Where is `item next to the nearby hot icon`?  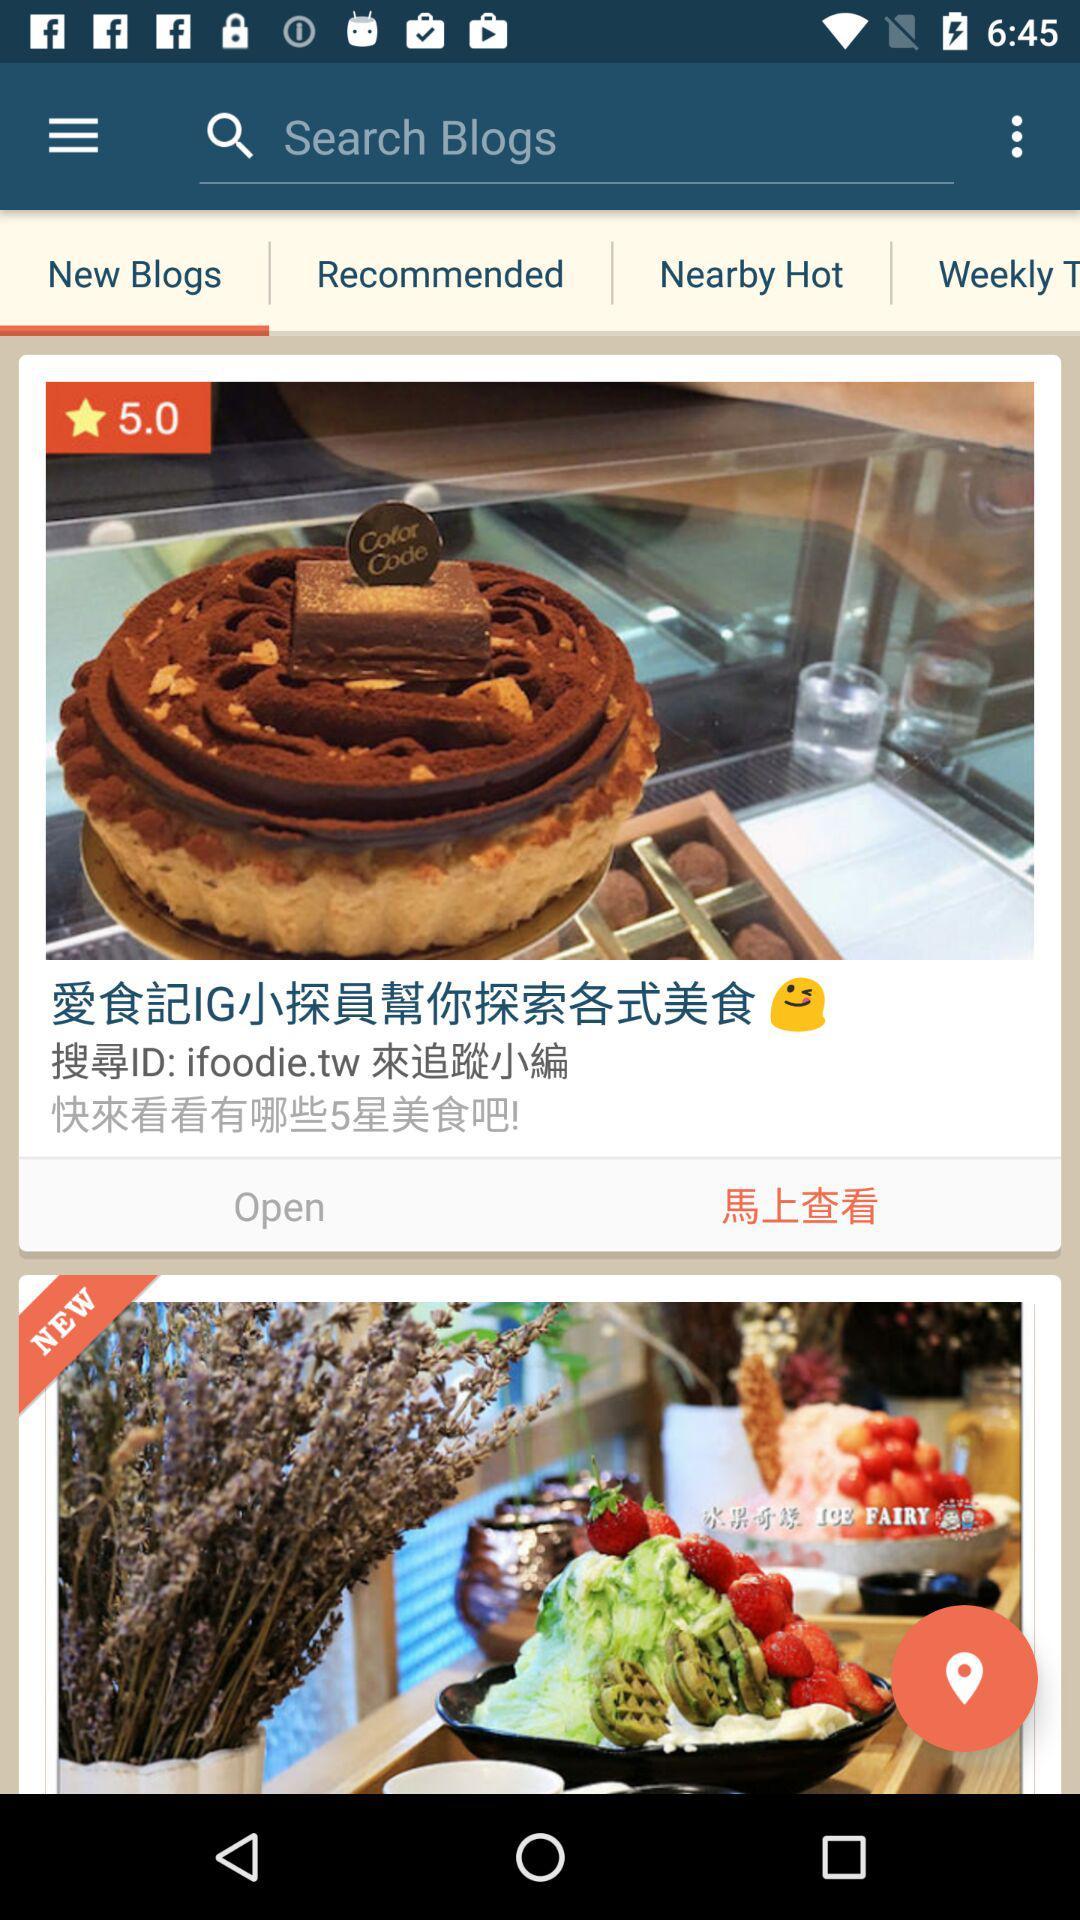
item next to the nearby hot icon is located at coordinates (439, 272).